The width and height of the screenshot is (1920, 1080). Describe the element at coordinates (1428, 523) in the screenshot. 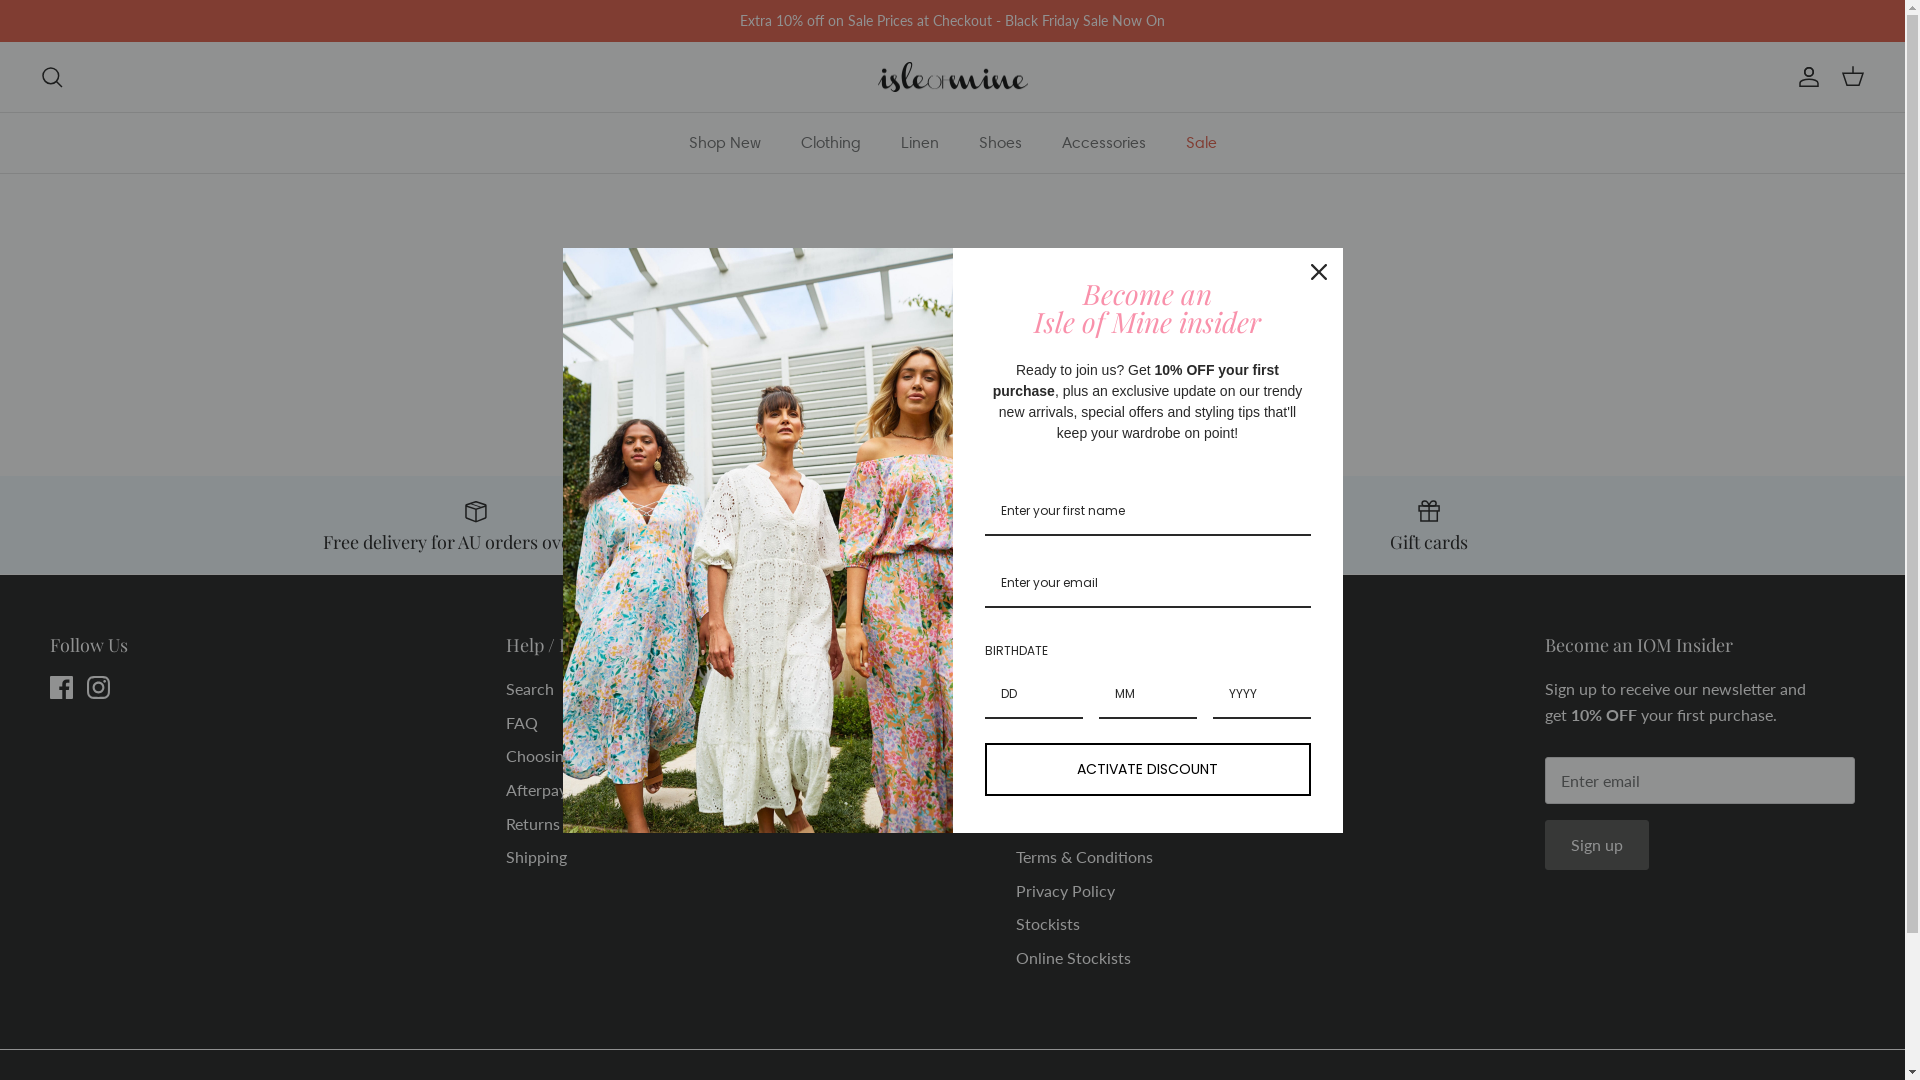

I see `'Gift cards'` at that location.